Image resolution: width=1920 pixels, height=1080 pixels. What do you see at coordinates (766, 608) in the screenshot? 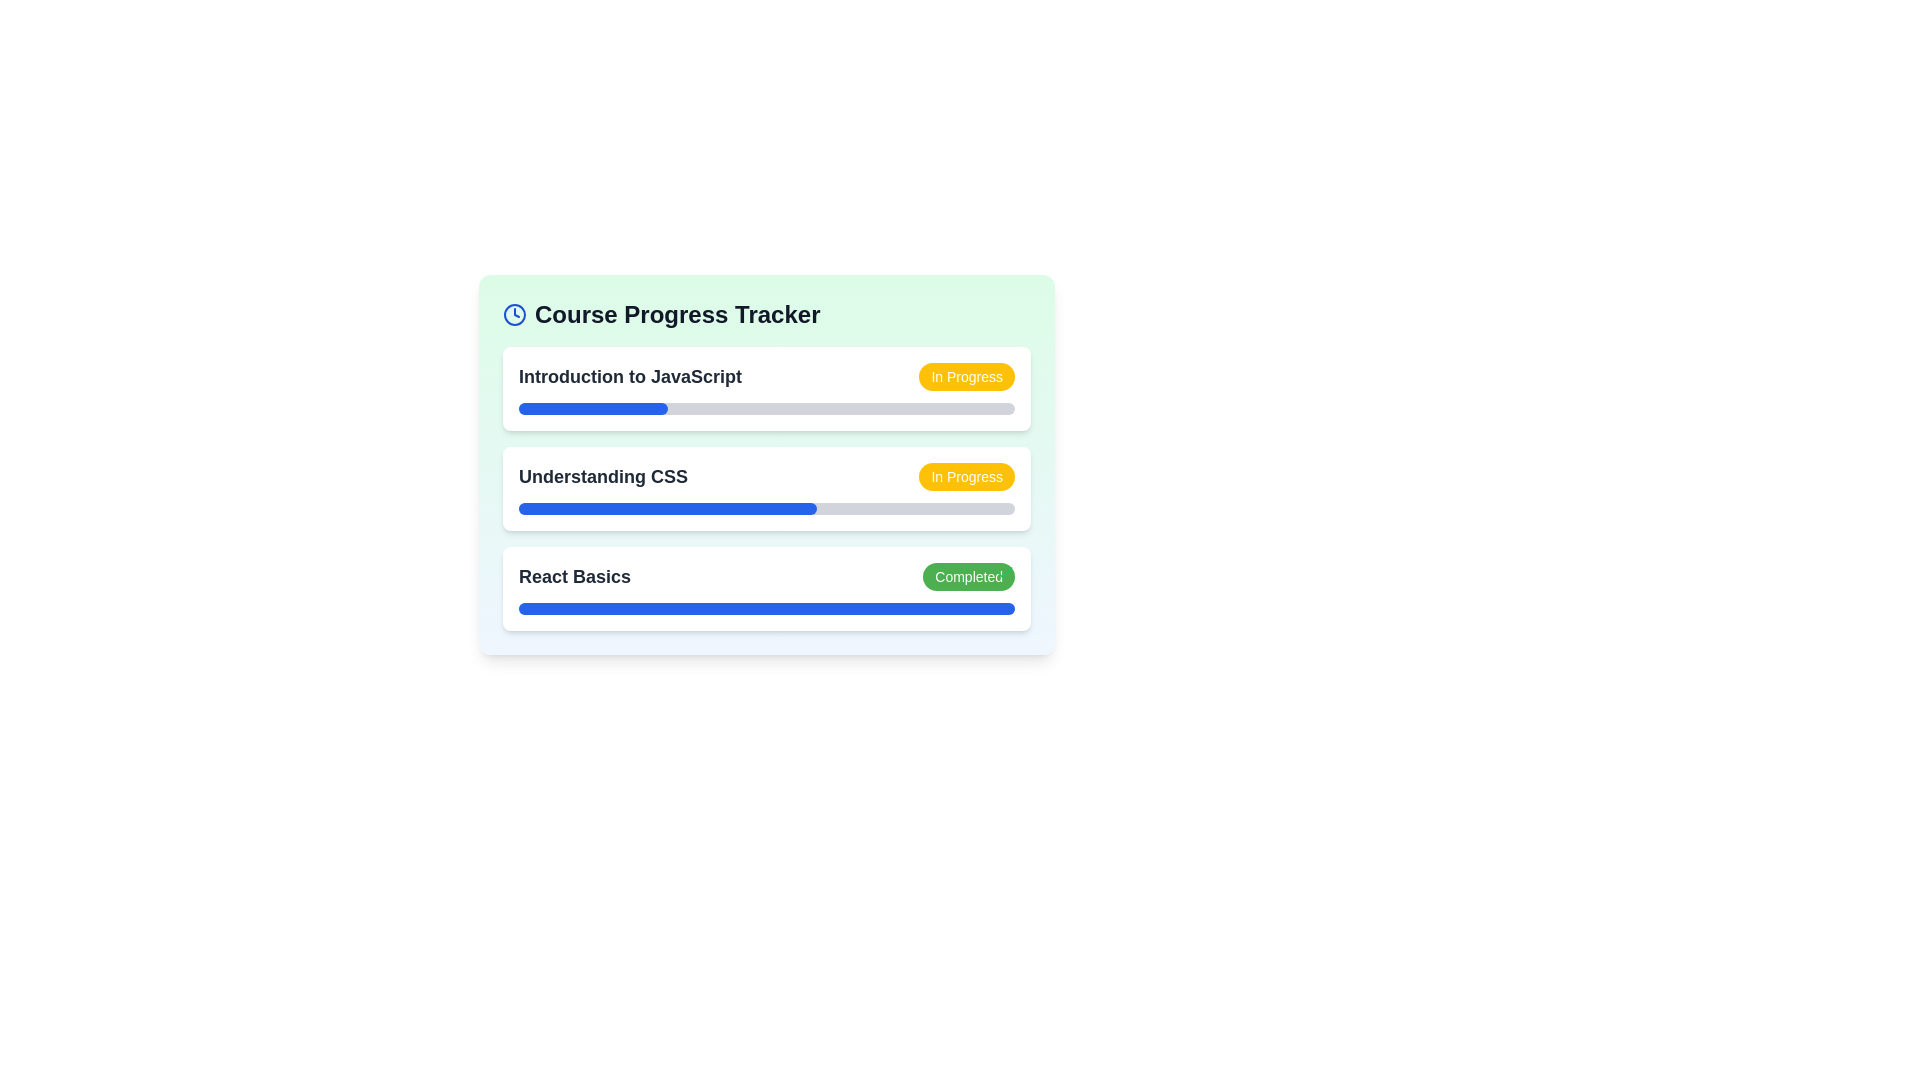
I see `the progress visually on the gray background progress bar with a blue filled portion located beneath the 'React Basics' header` at bounding box center [766, 608].